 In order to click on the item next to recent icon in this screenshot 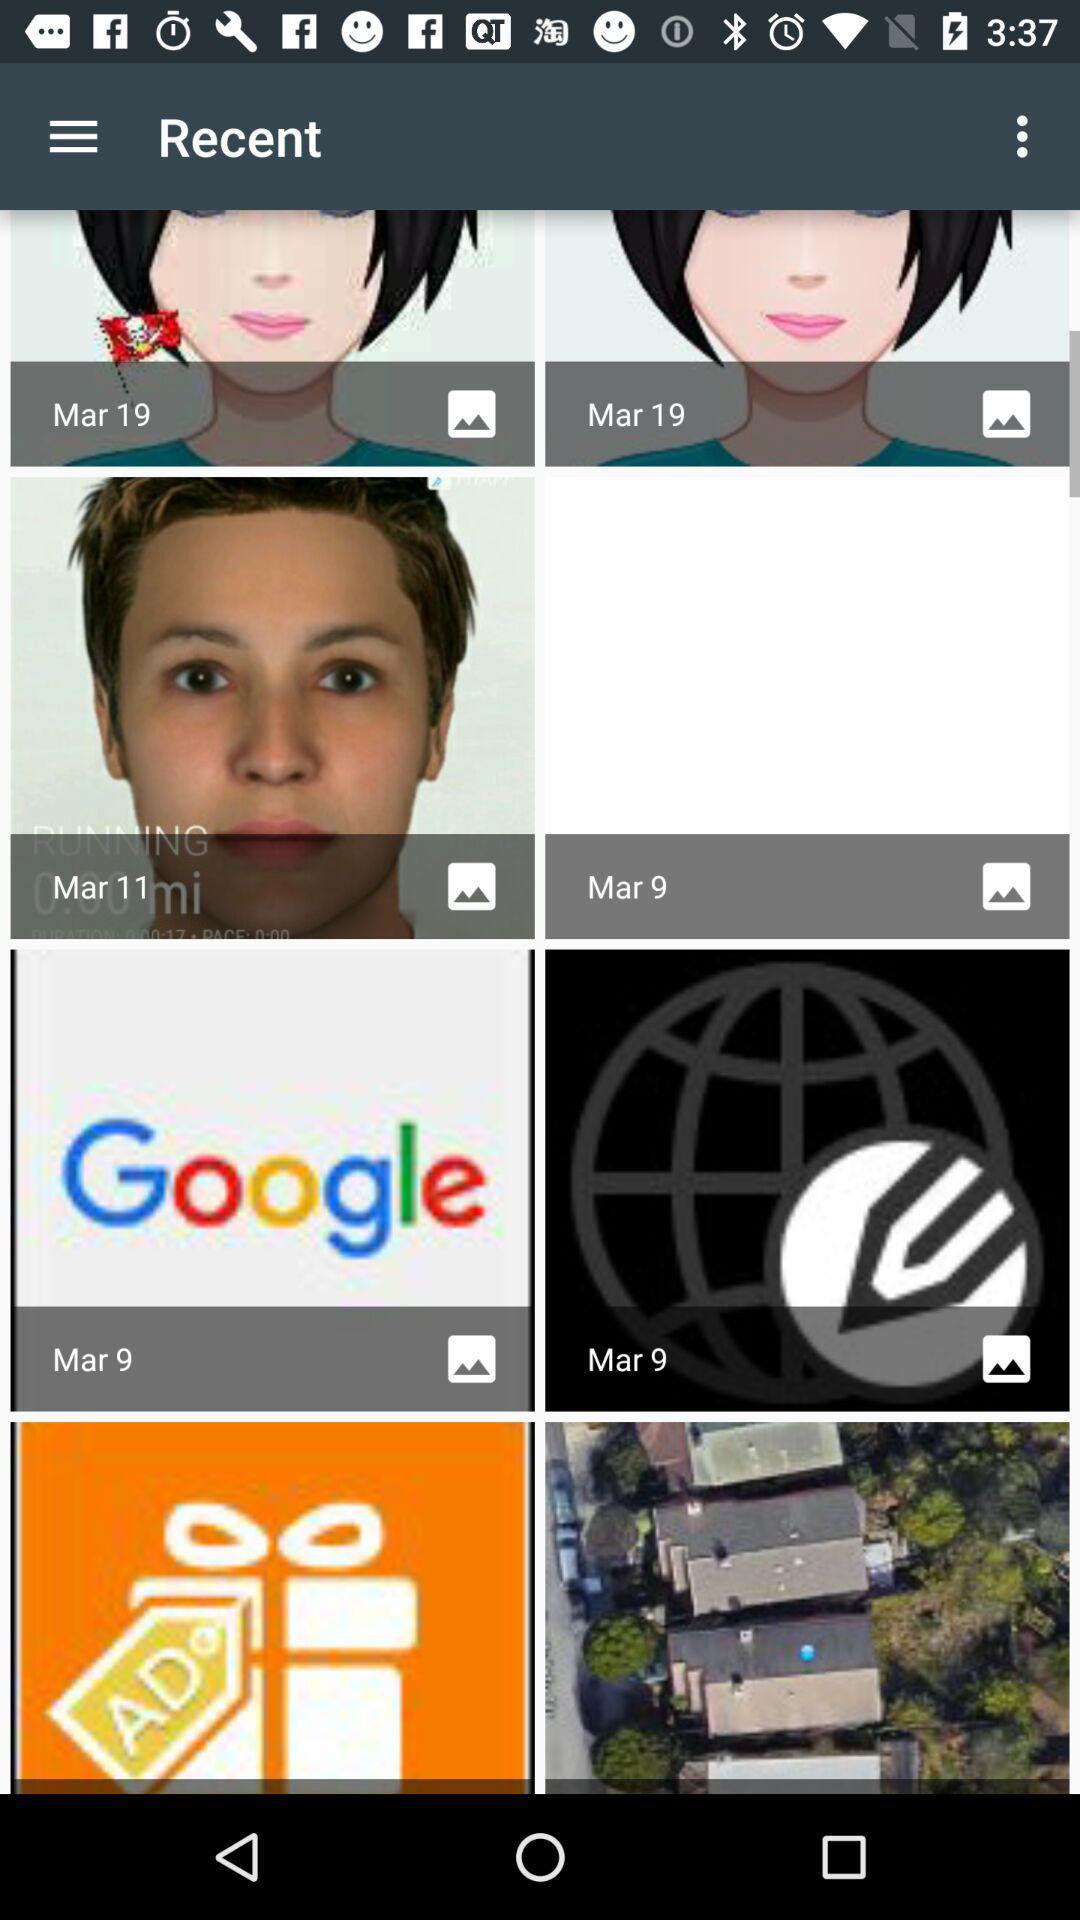, I will do `click(72, 135)`.